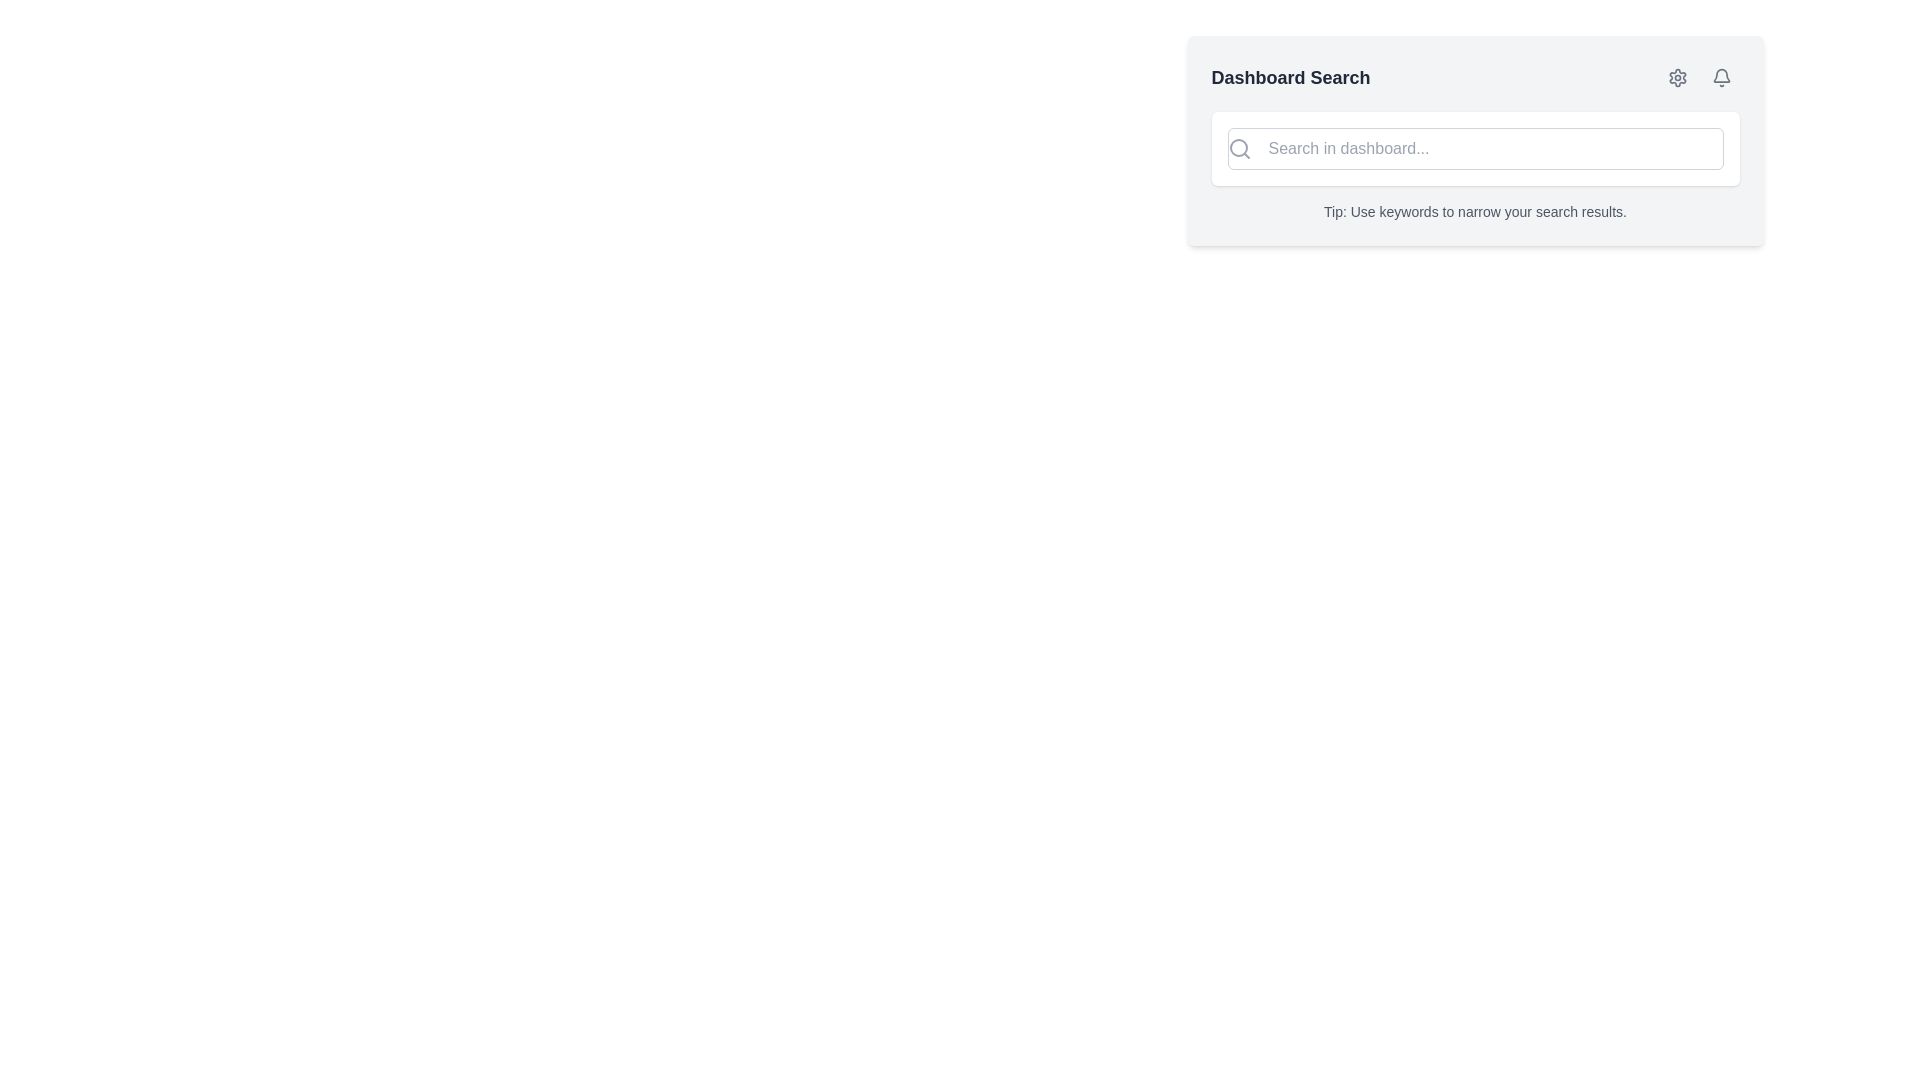 This screenshot has width=1920, height=1080. Describe the element at coordinates (1475, 212) in the screenshot. I see `the text label that reads 'Tip: Use keywords to narrow your search results', which is styled in a small font size and grayish color, located below the search bar within a softly rounded rectangular card` at that location.